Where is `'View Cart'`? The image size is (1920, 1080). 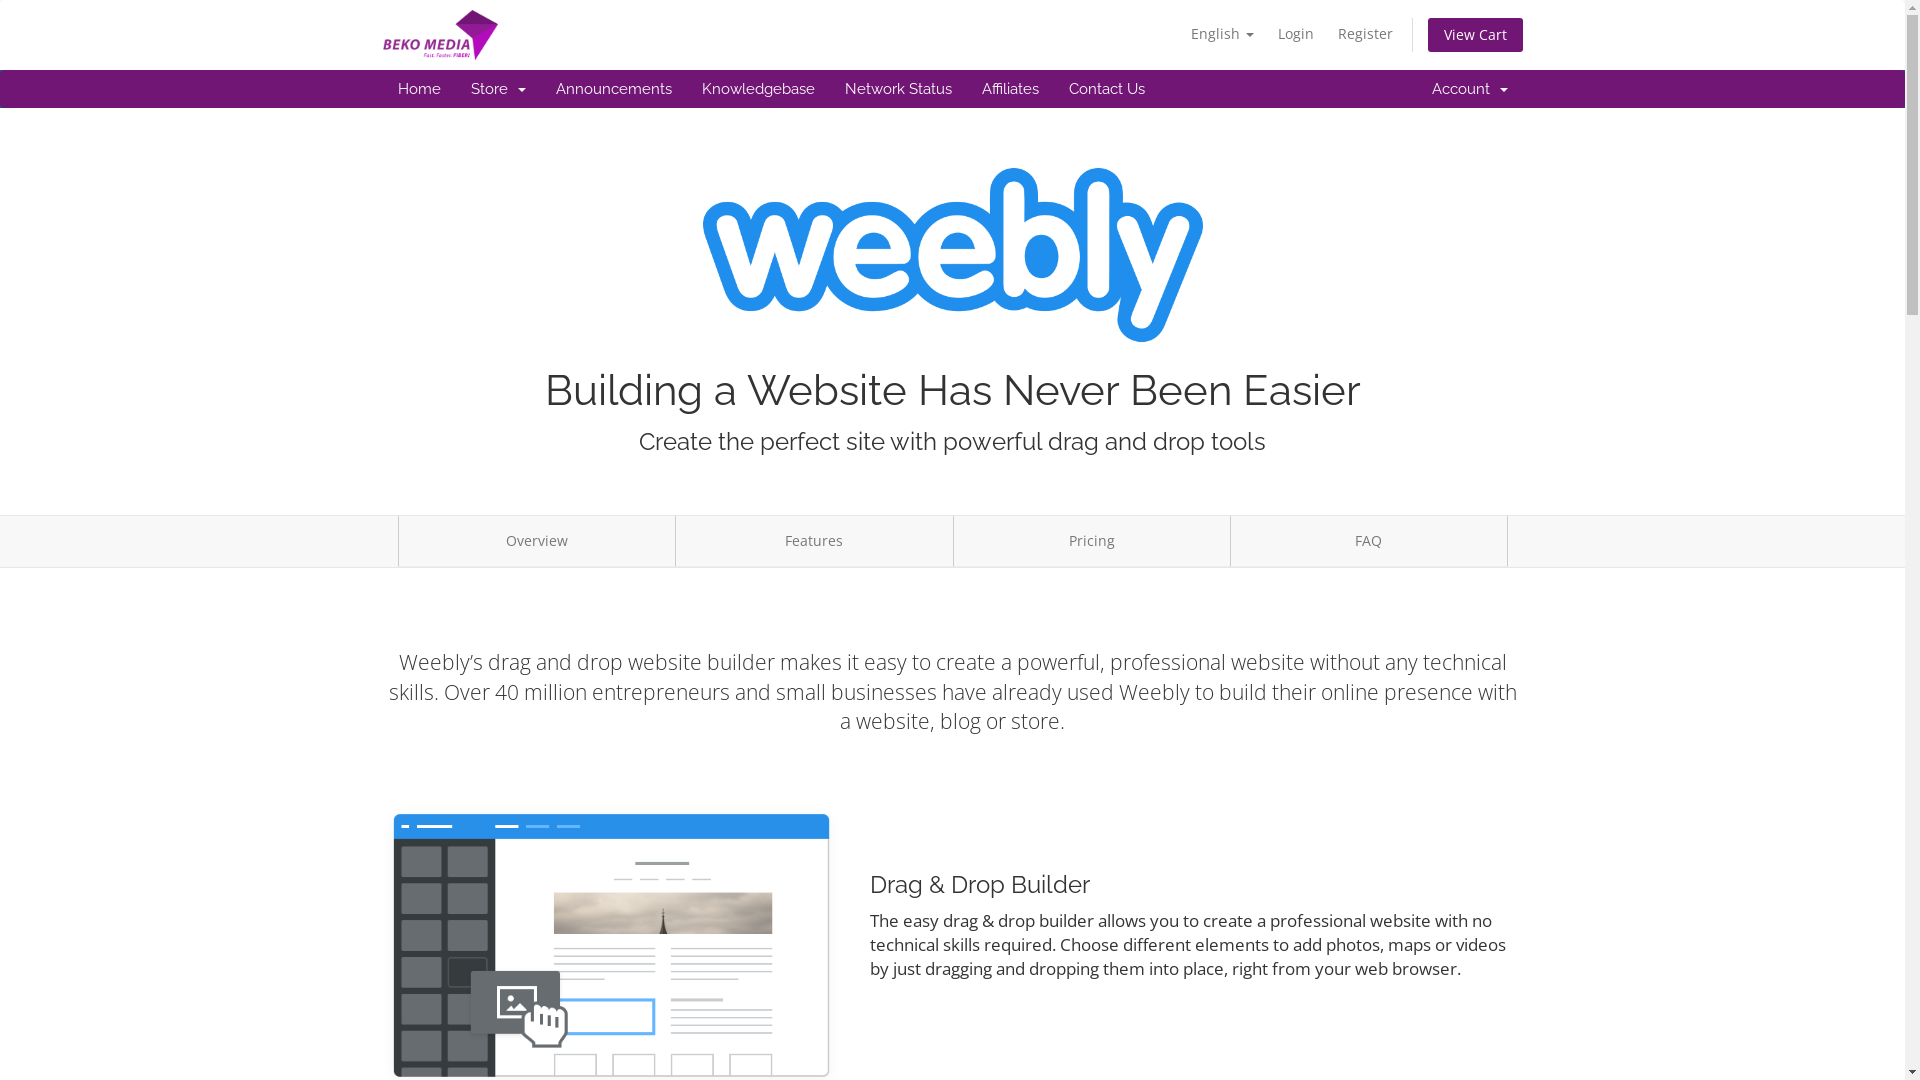 'View Cart' is located at coordinates (1475, 34).